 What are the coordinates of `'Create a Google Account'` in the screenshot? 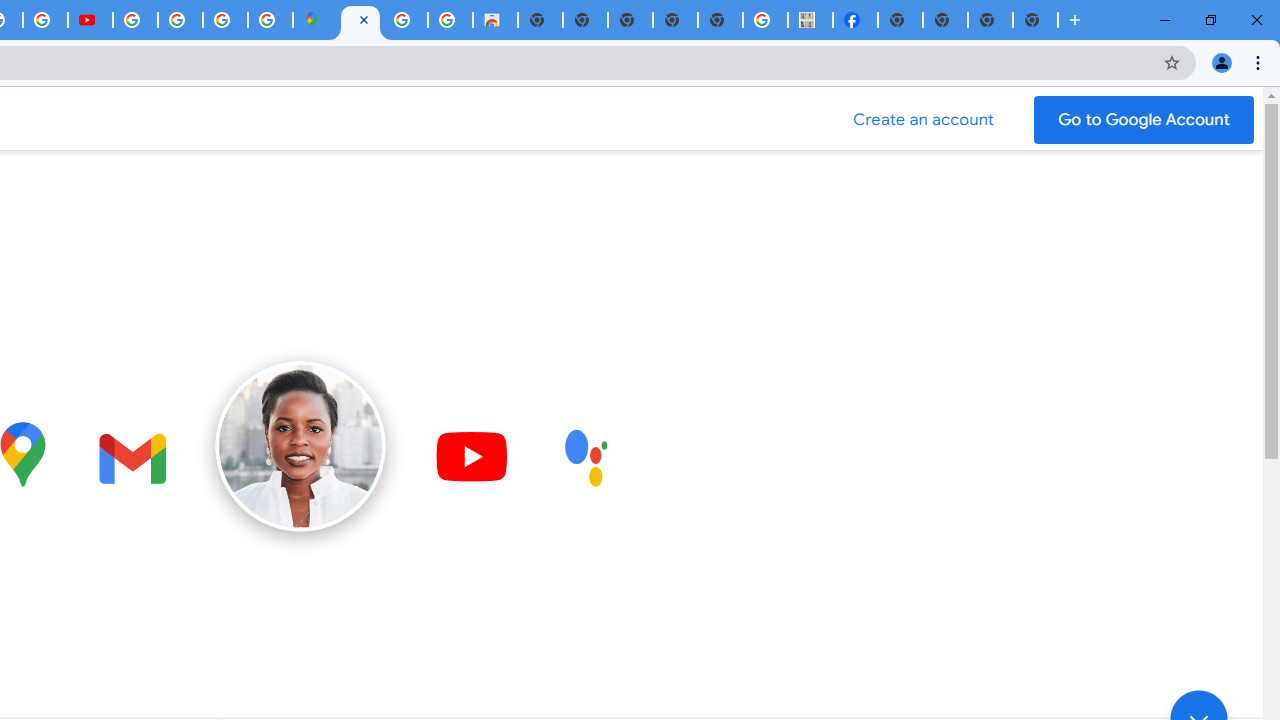 It's located at (923, 119).